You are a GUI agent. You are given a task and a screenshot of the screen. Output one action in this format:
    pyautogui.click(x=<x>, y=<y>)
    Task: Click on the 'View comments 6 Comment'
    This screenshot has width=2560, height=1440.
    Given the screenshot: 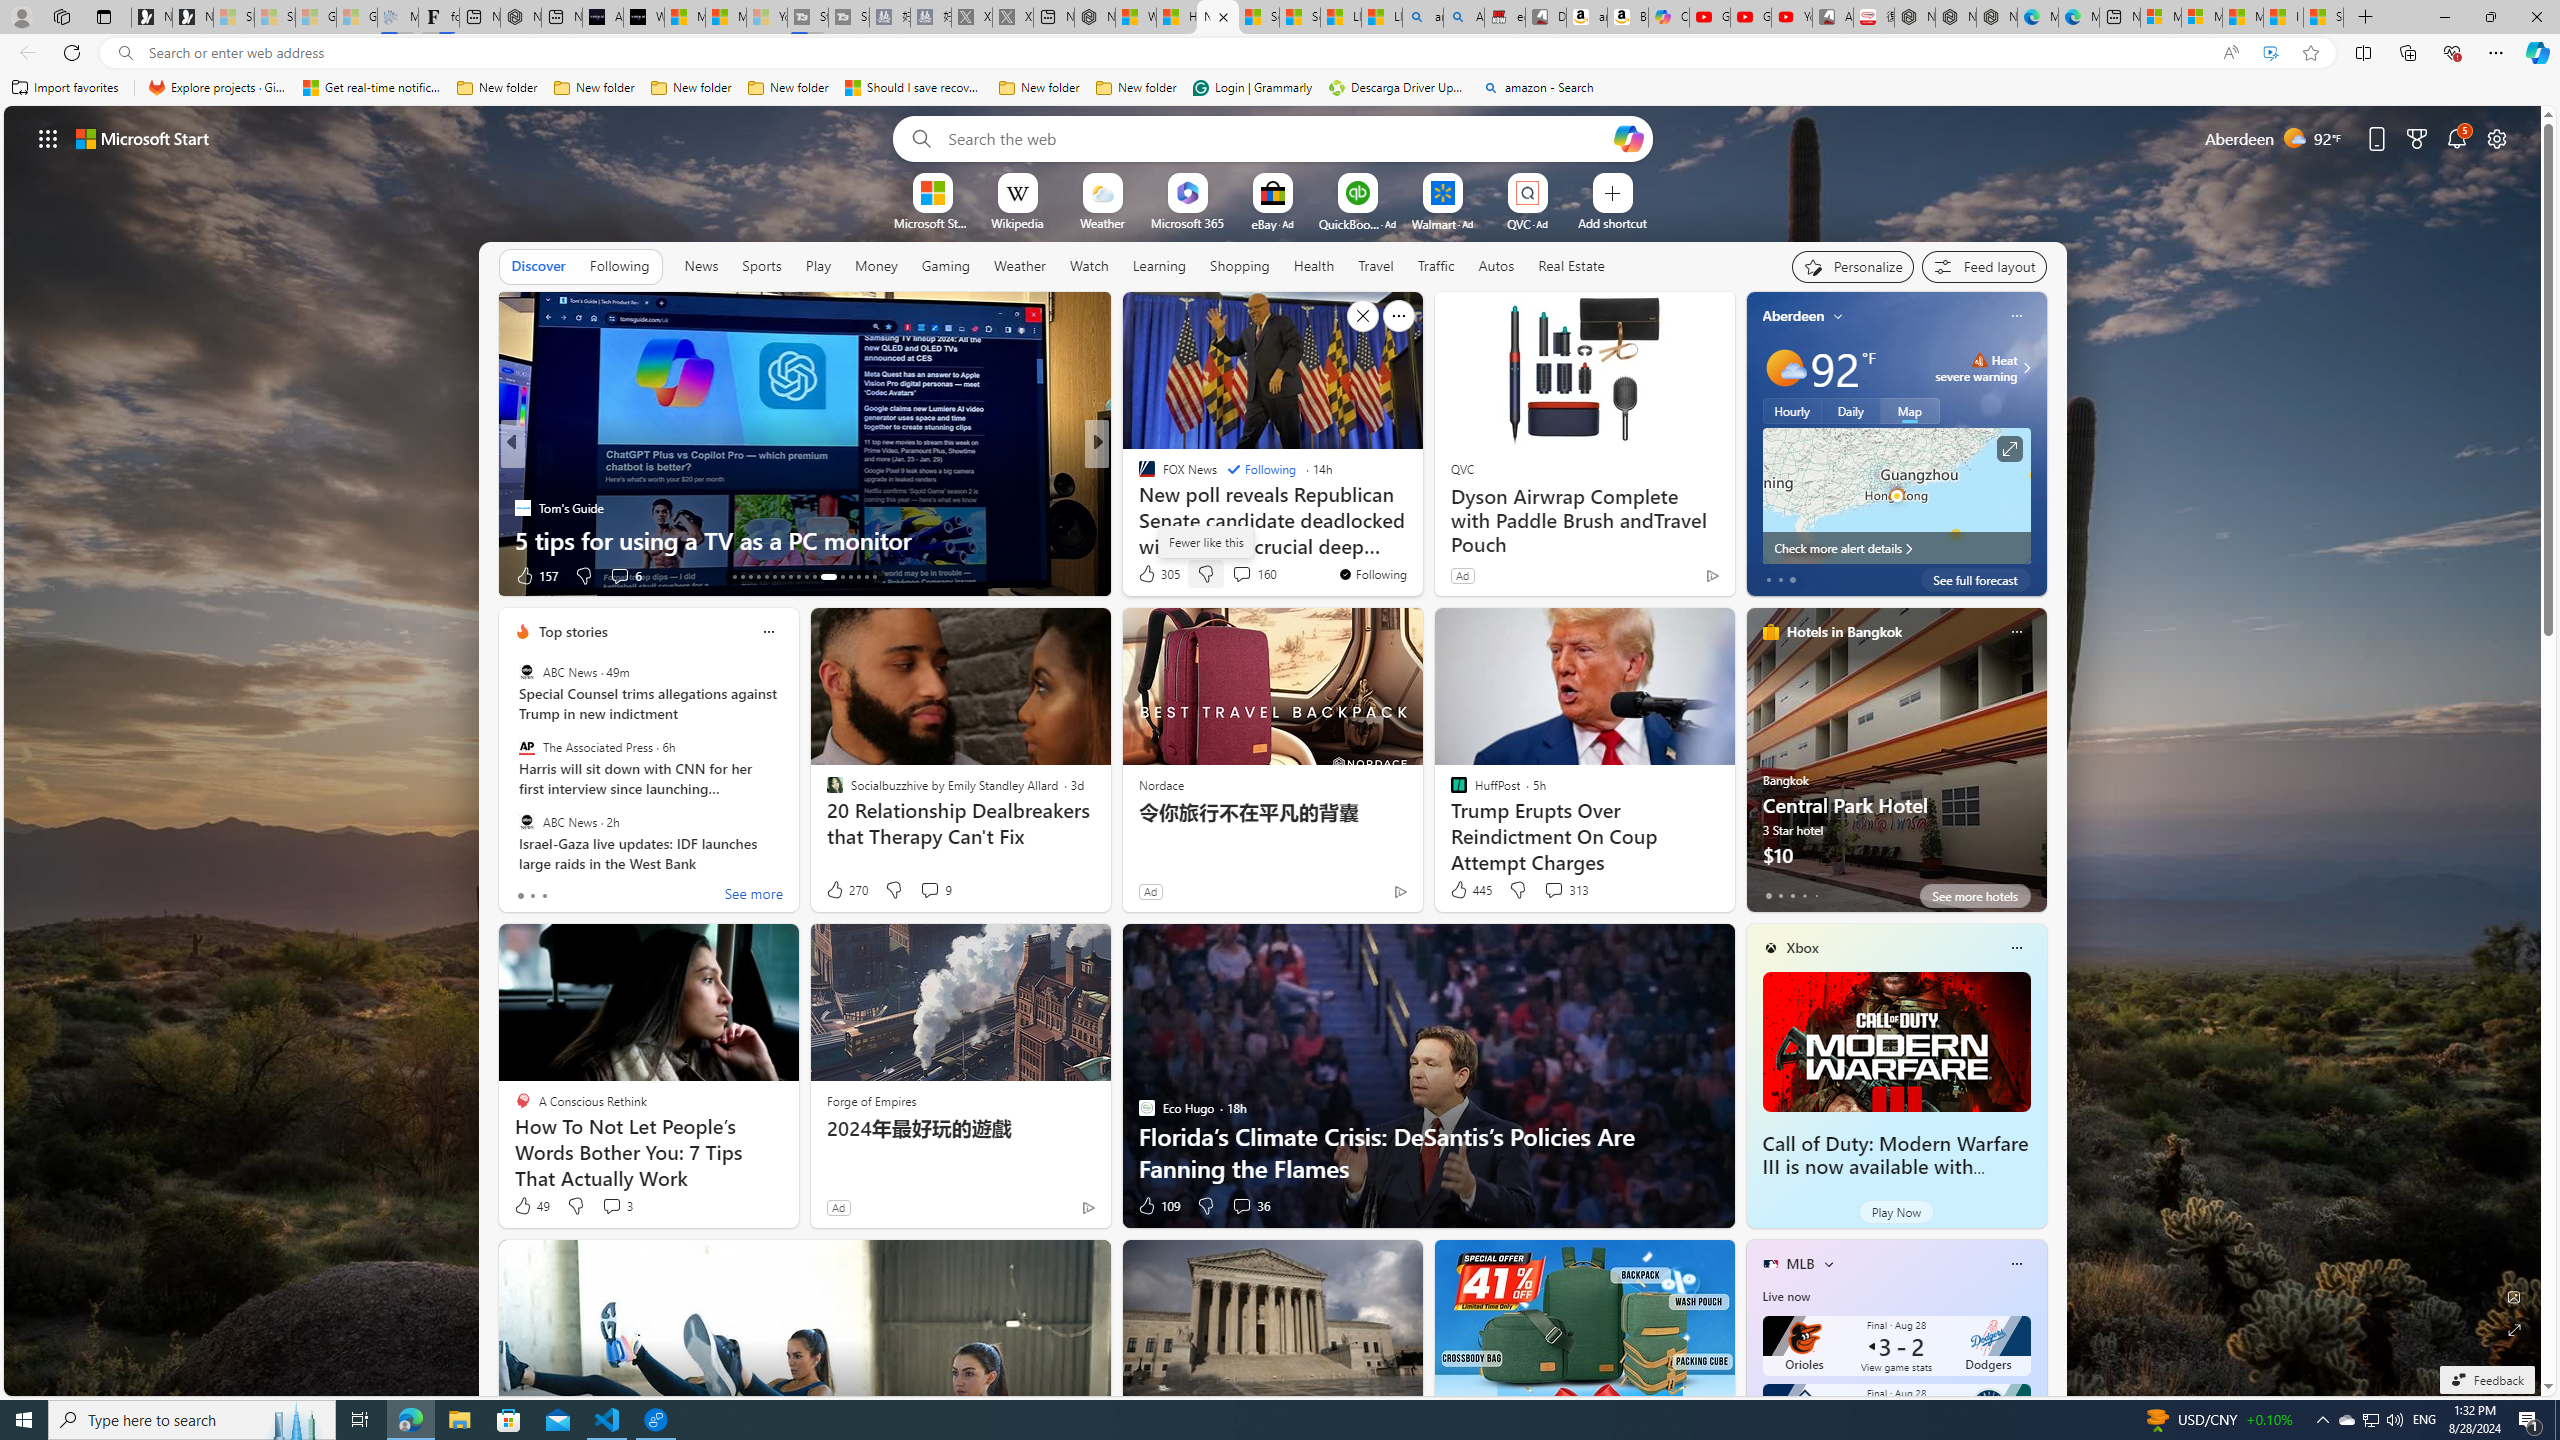 What is the action you would take?
    pyautogui.click(x=624, y=575)
    